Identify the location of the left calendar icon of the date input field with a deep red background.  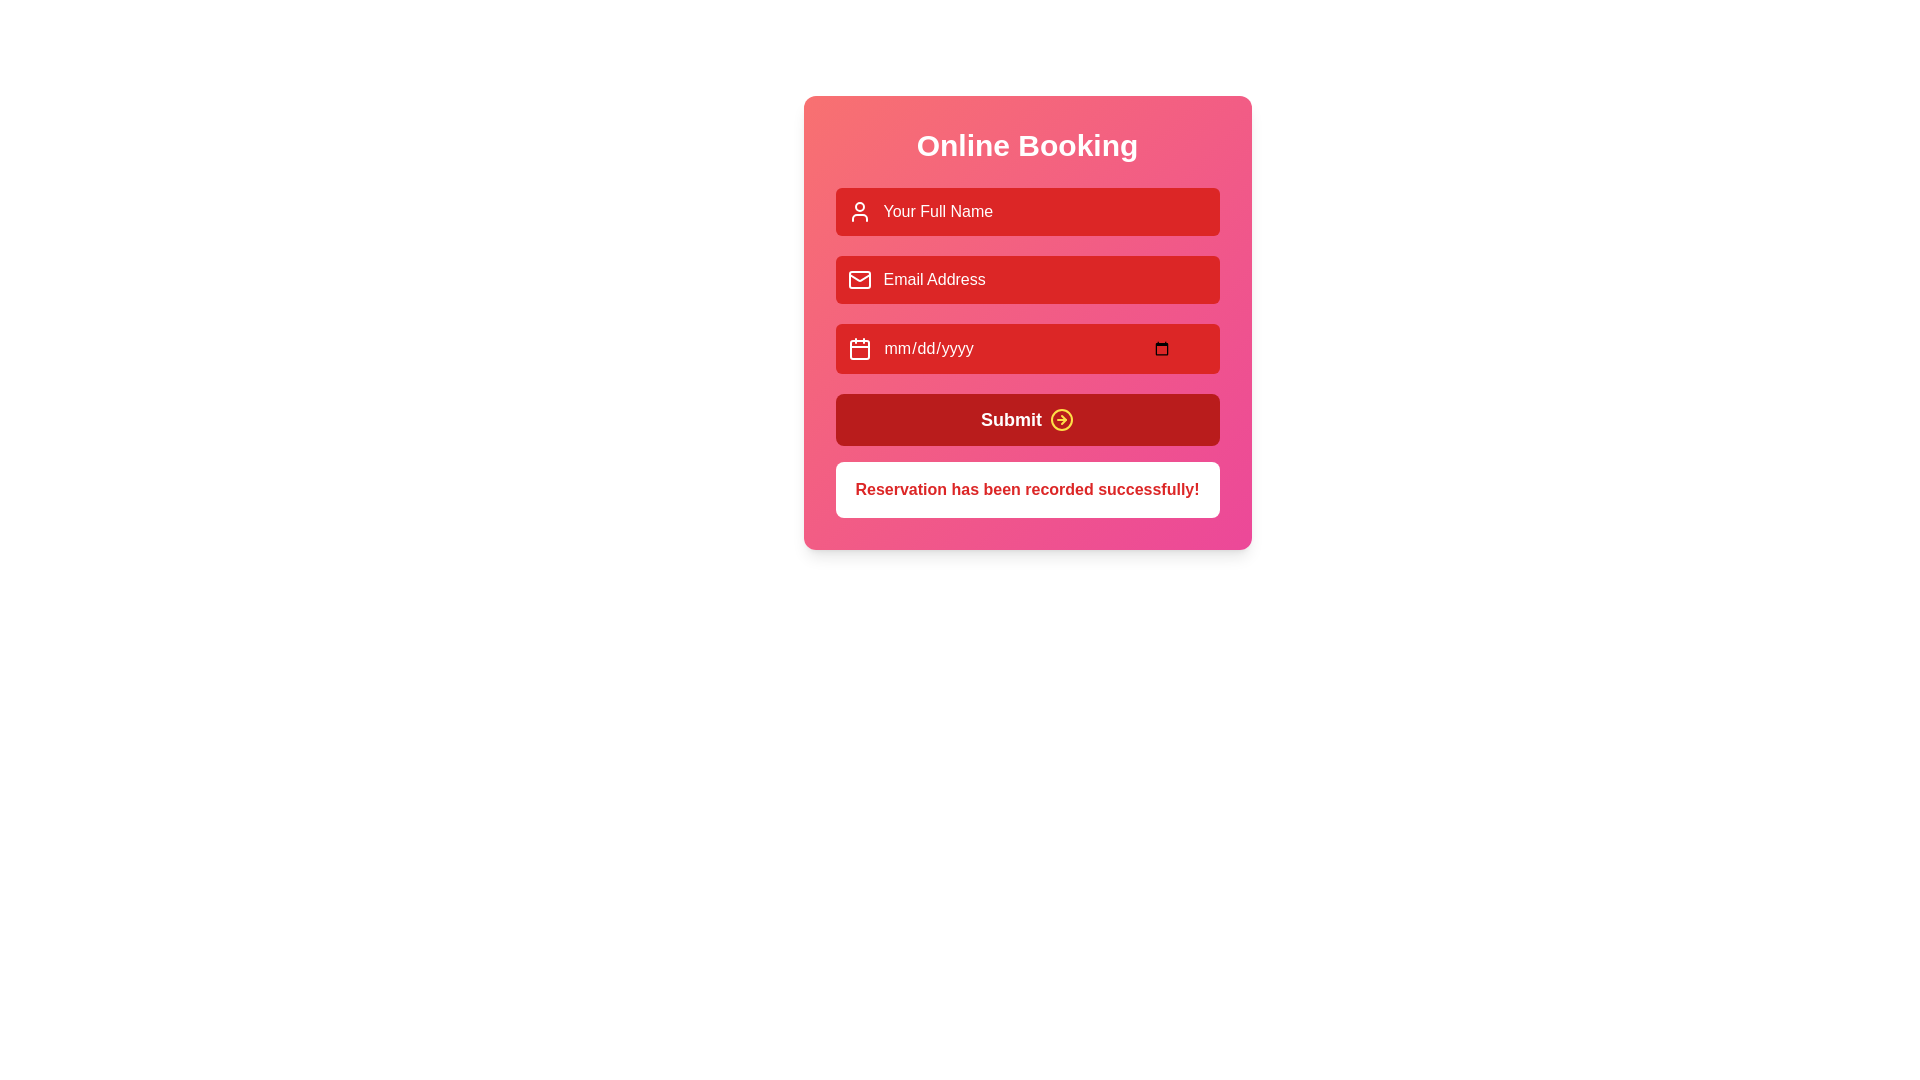
(1027, 347).